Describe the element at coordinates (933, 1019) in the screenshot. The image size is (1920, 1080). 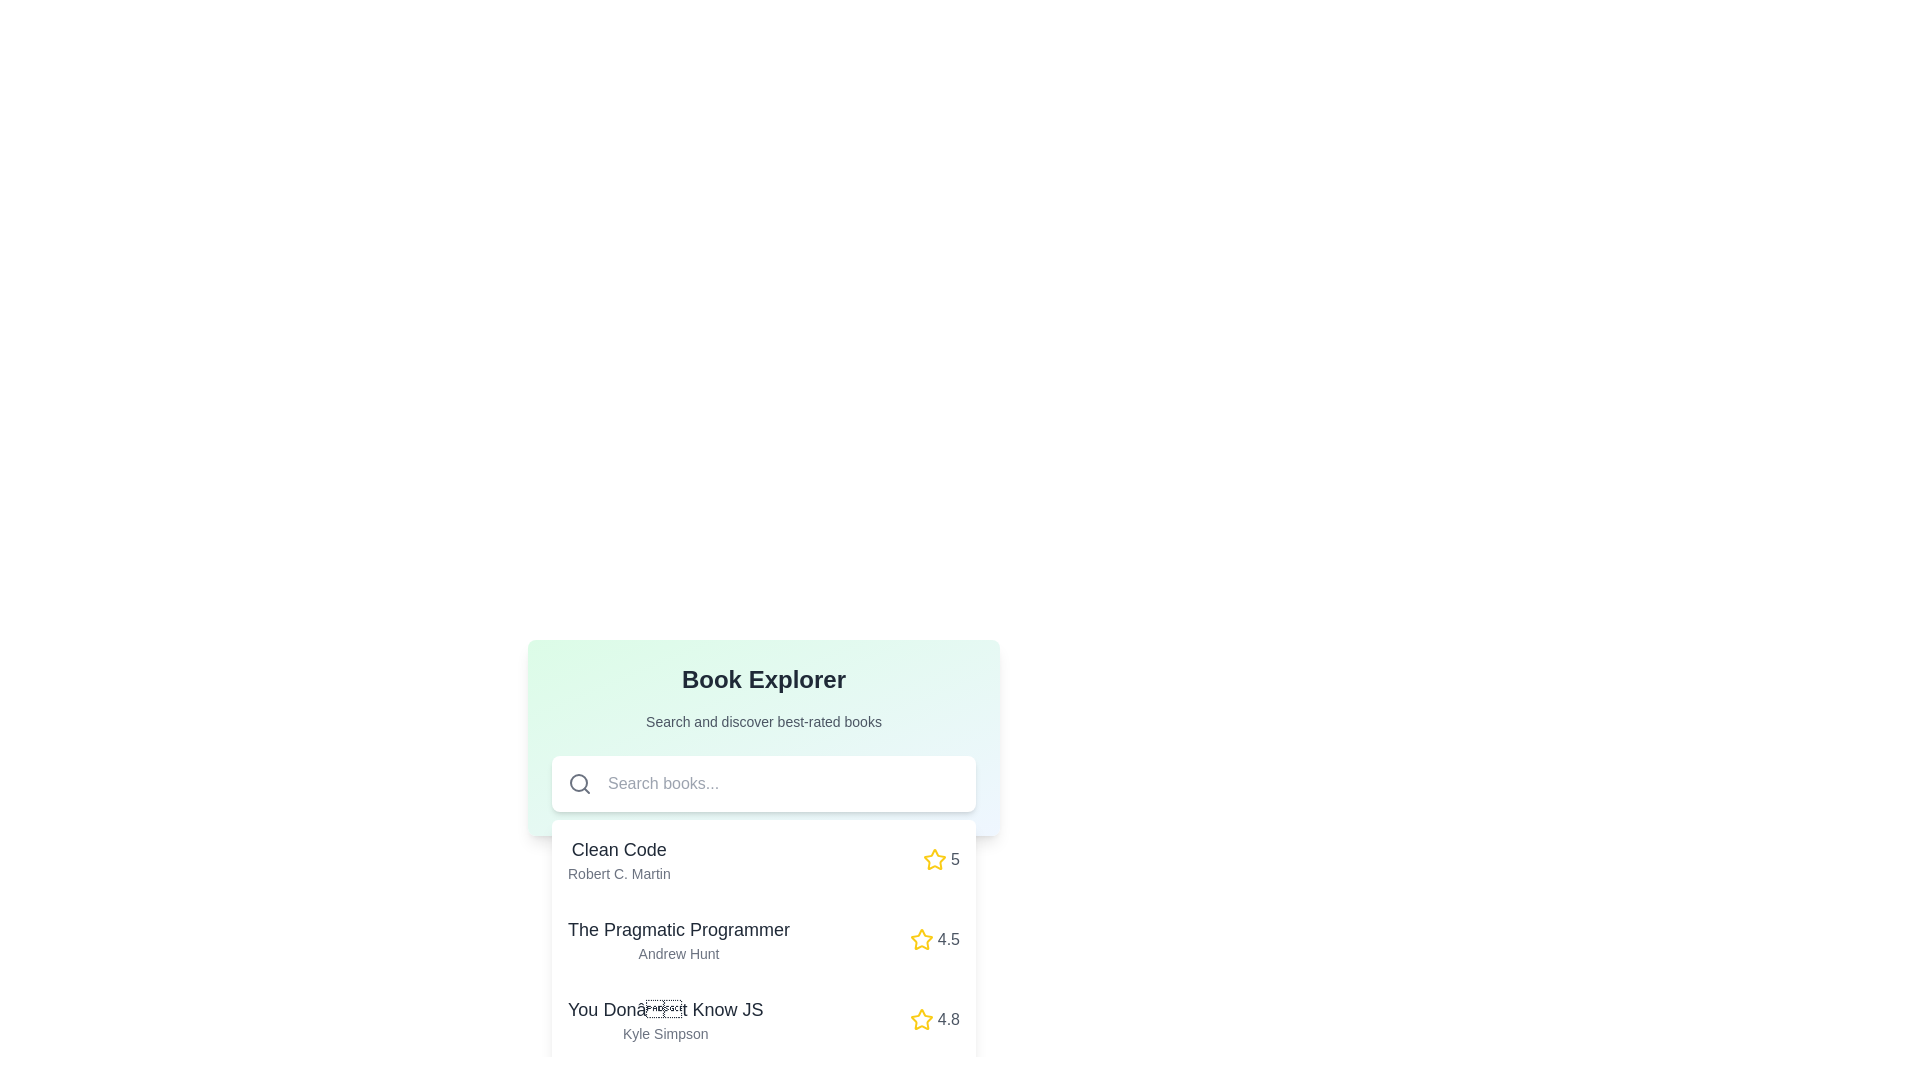
I see `rating value displayed by the yellow star icon and numeric text '4.8' in gray font, located in the lower right corner of the list item for the book 'You Don’t Know JS' by Kyle Simpson` at that location.